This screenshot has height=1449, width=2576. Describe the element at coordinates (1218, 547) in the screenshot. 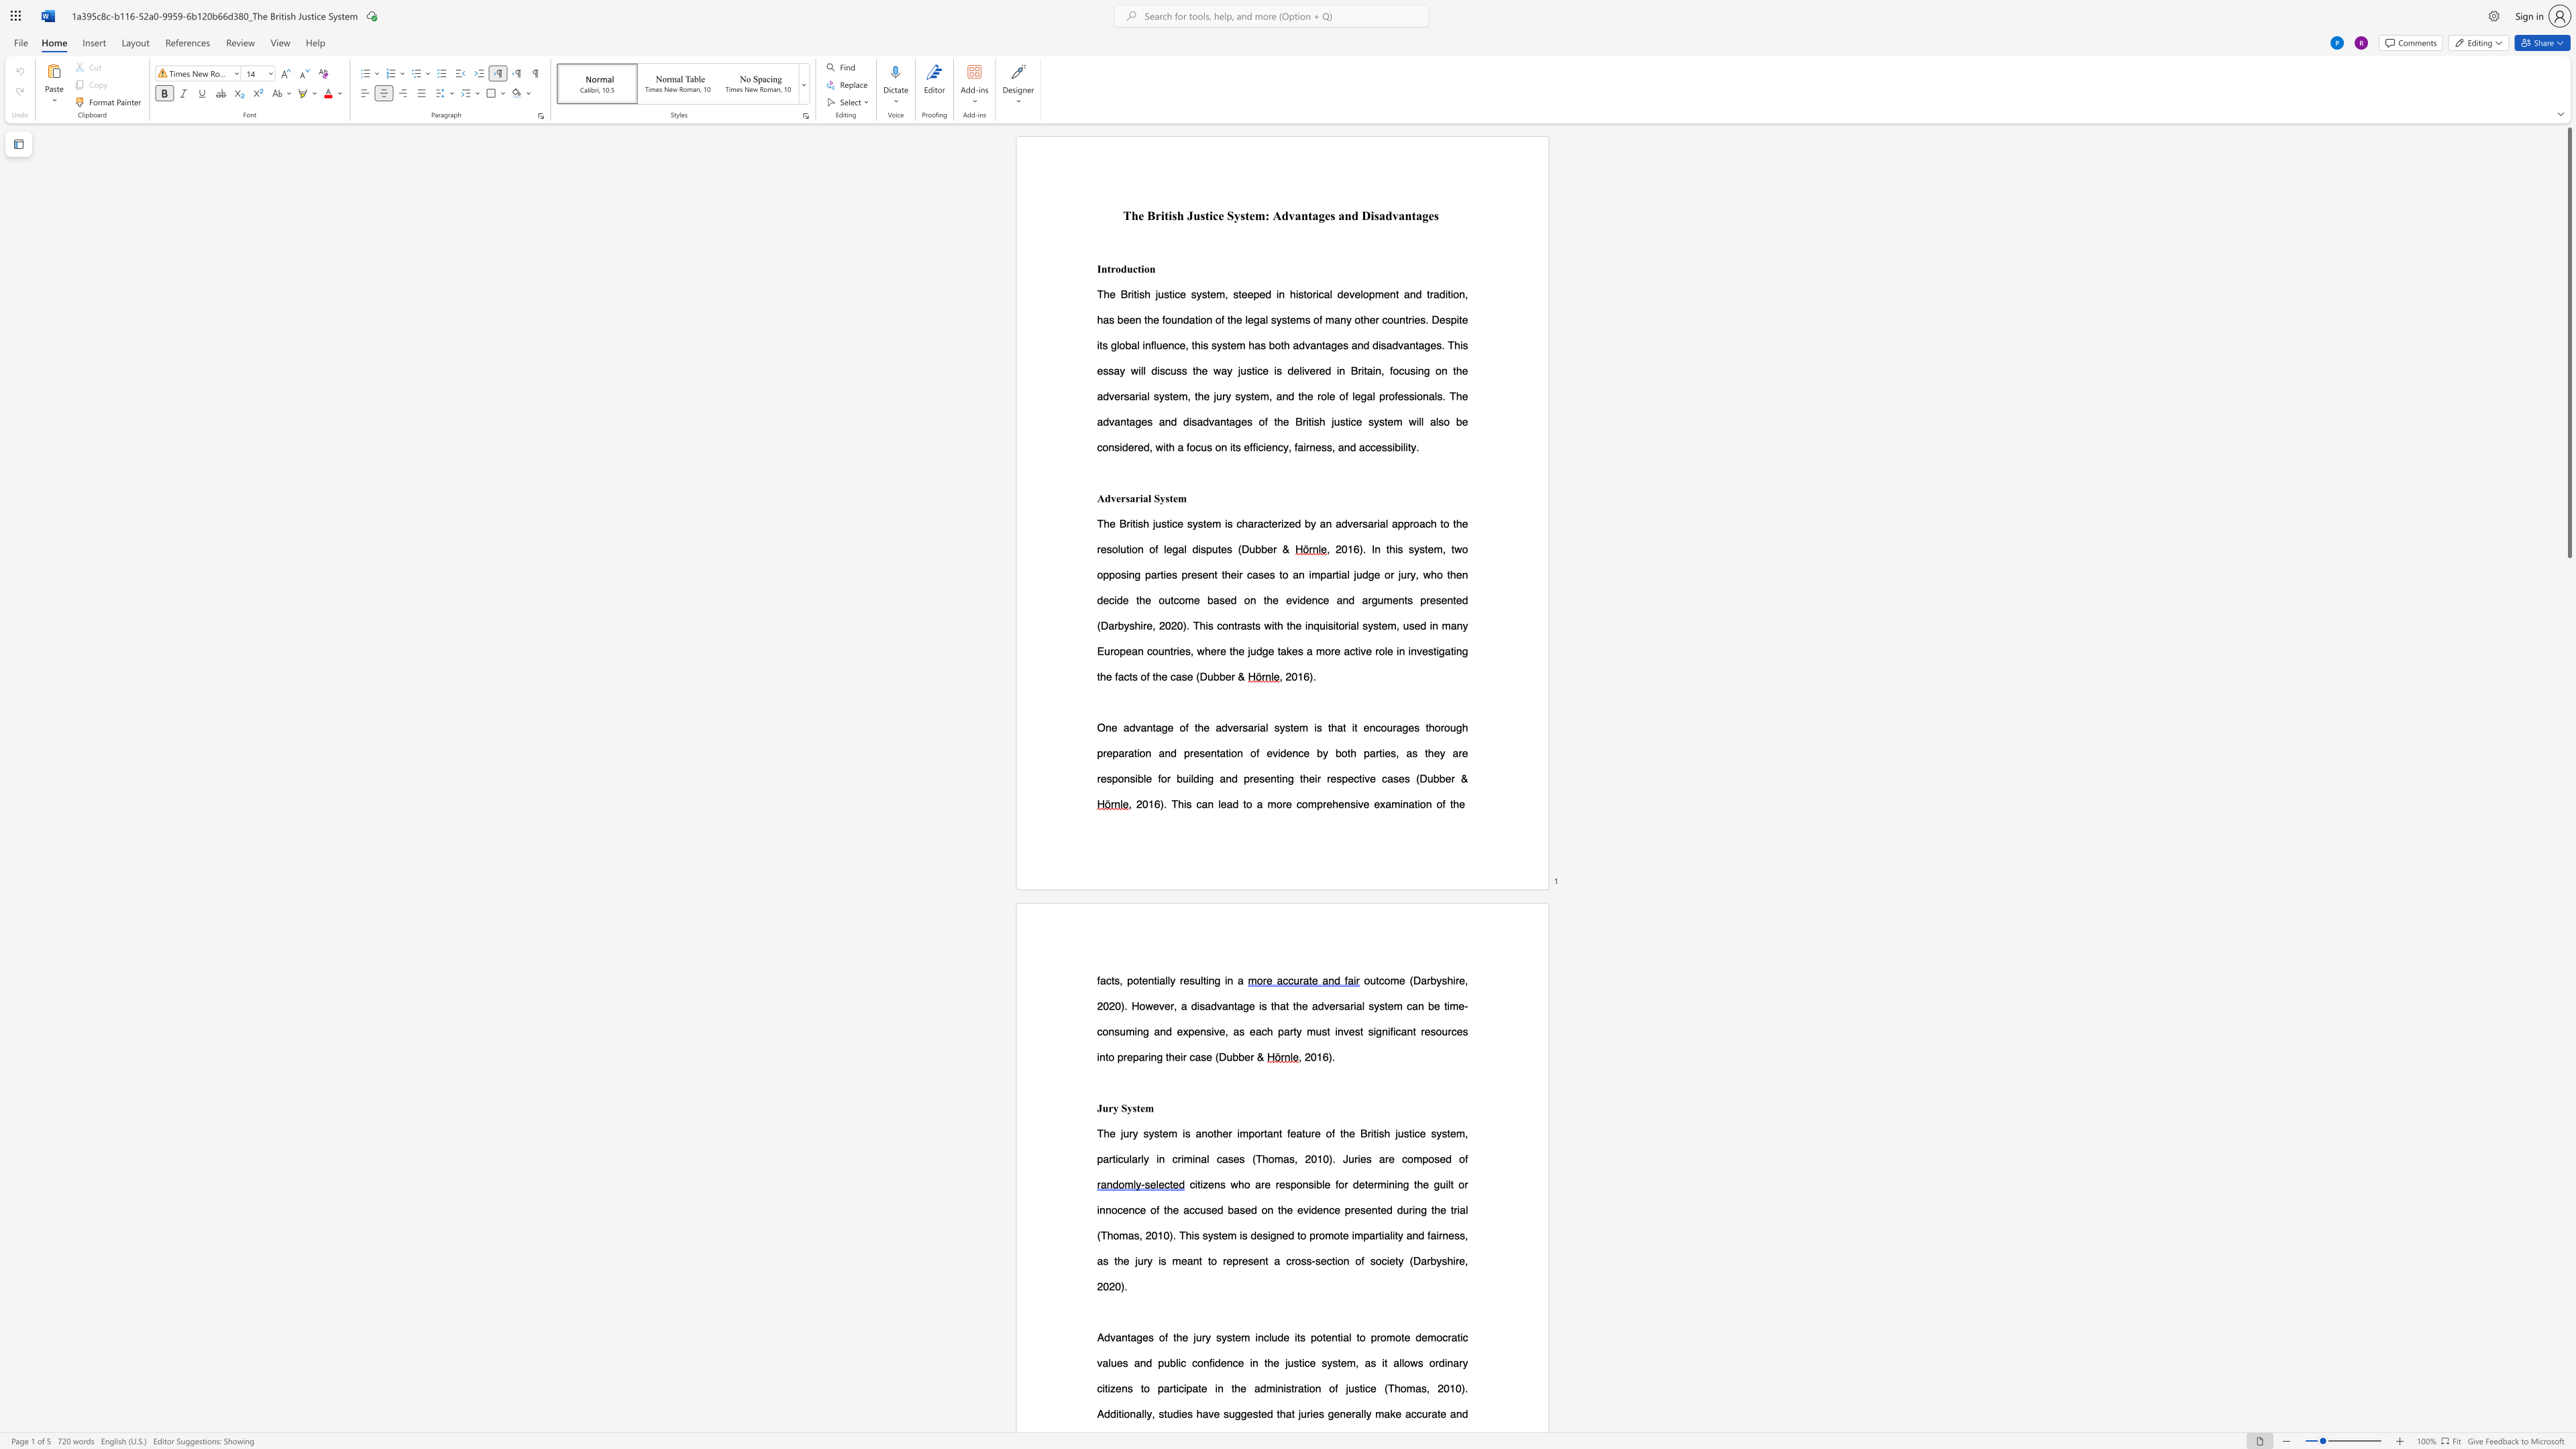

I see `the subset text "te" within the text "The British justice system is characterized by an adversarial approach to the resolution of legal disputes"` at that location.